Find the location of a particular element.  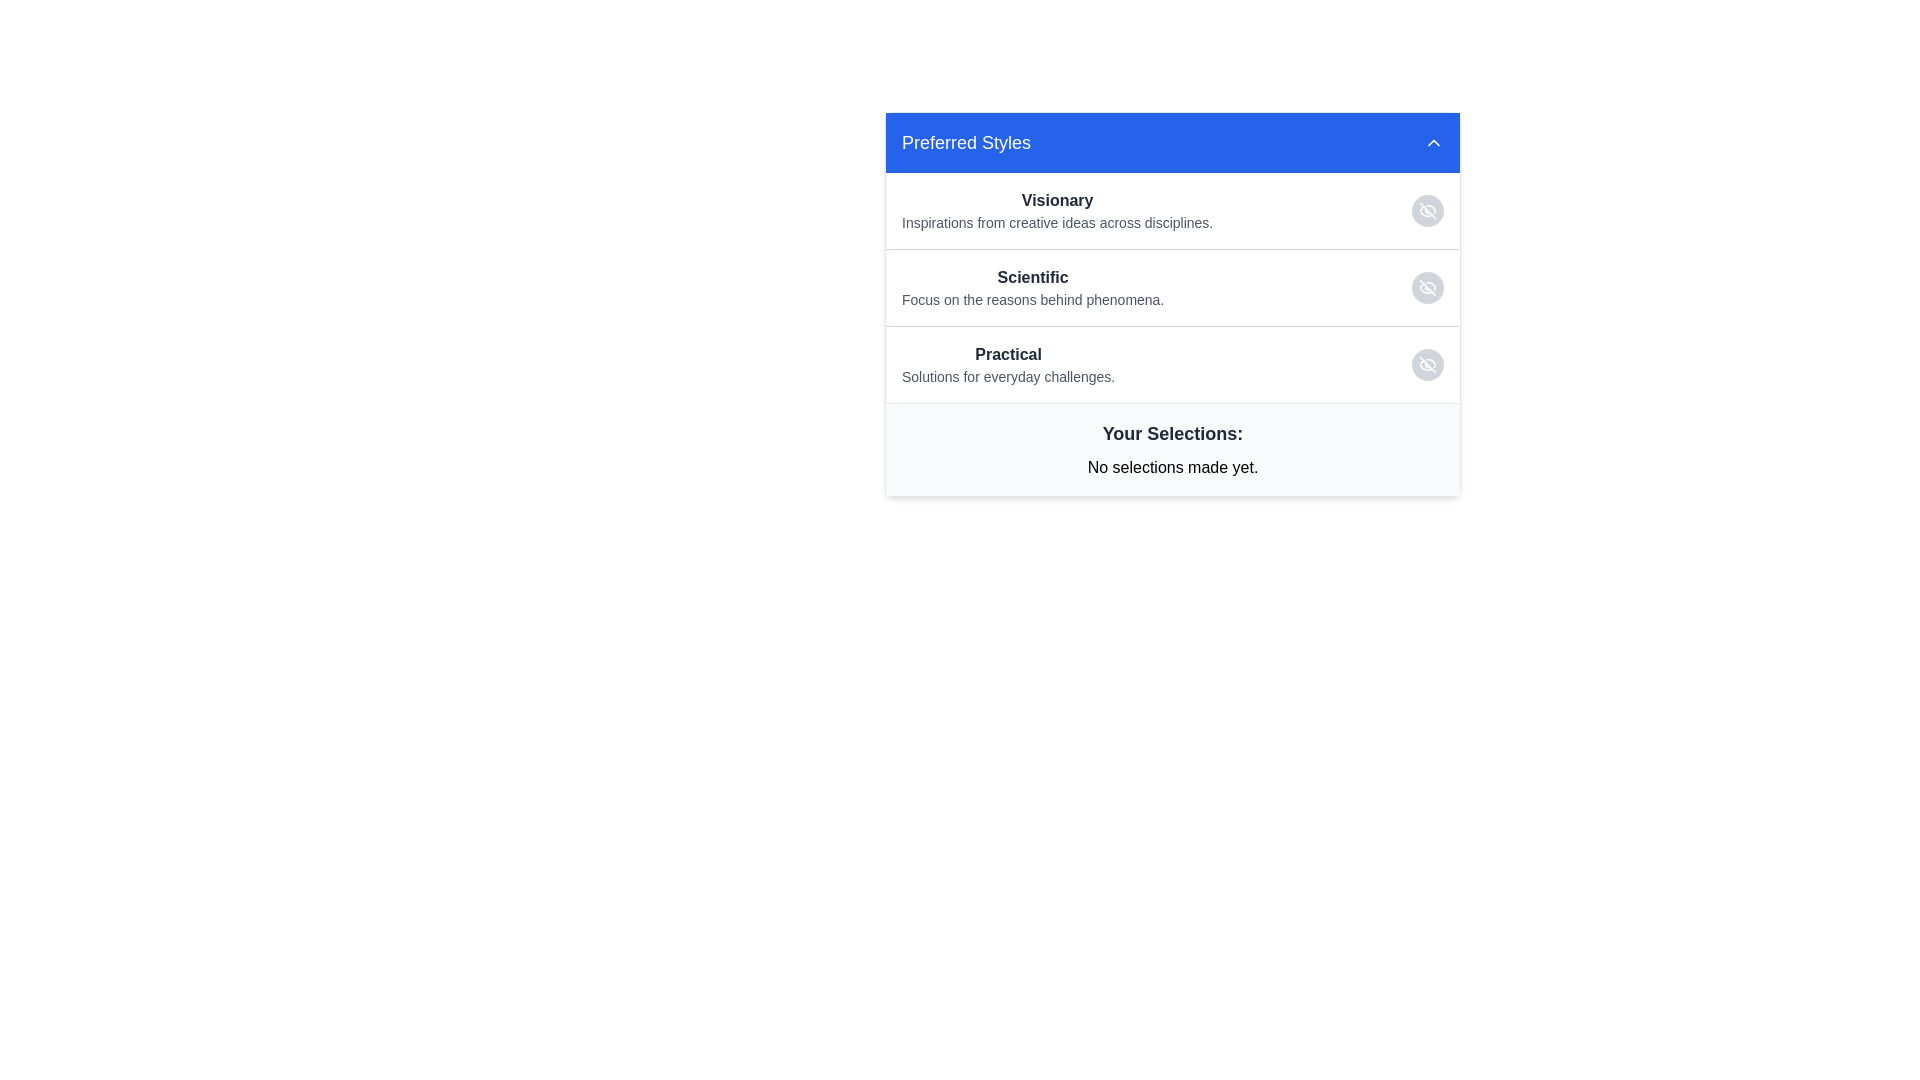

the interactive button of the 'Scientific' option in the list under 'Preferred Styles' is located at coordinates (1172, 287).